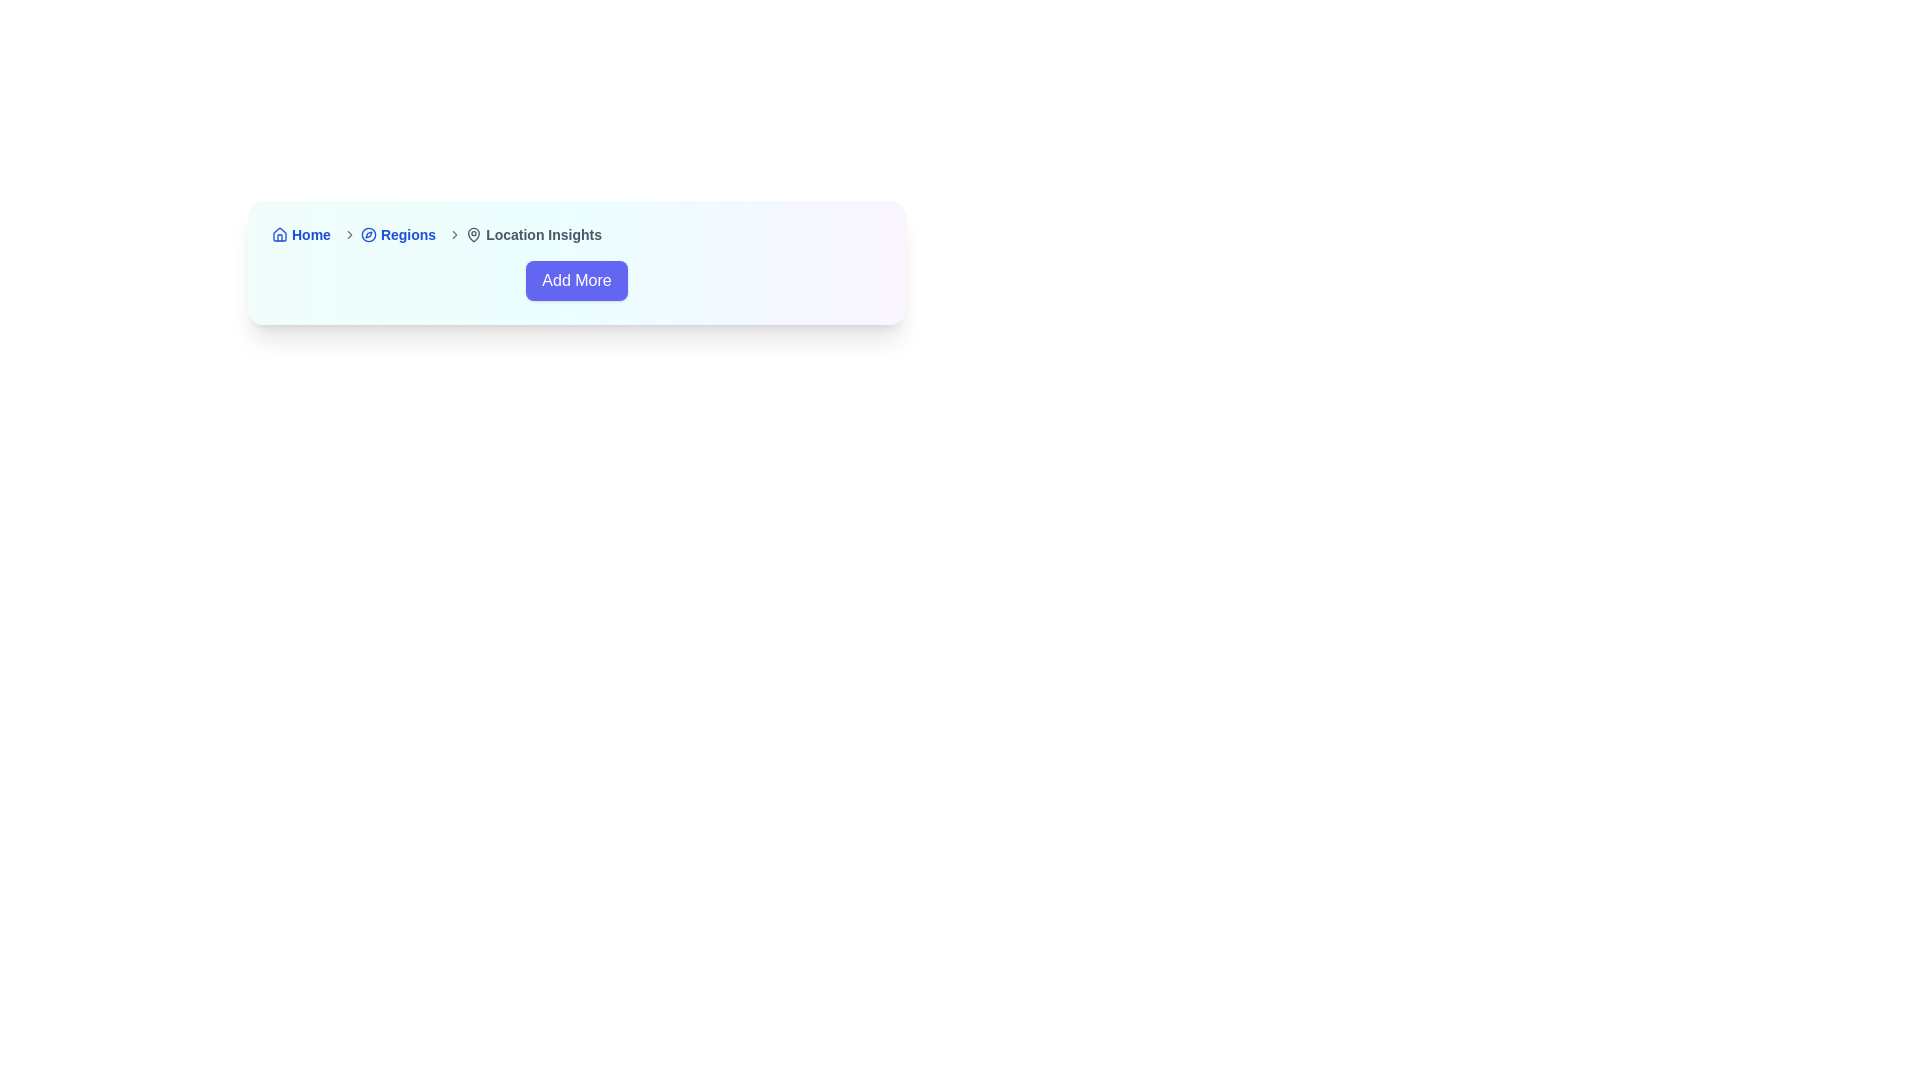 The image size is (1920, 1080). Describe the element at coordinates (523, 234) in the screenshot. I see `the third segment of the breadcrumb navigation, which follows the 'Regions' segment, to understand the navigation structure of the current interface` at that location.